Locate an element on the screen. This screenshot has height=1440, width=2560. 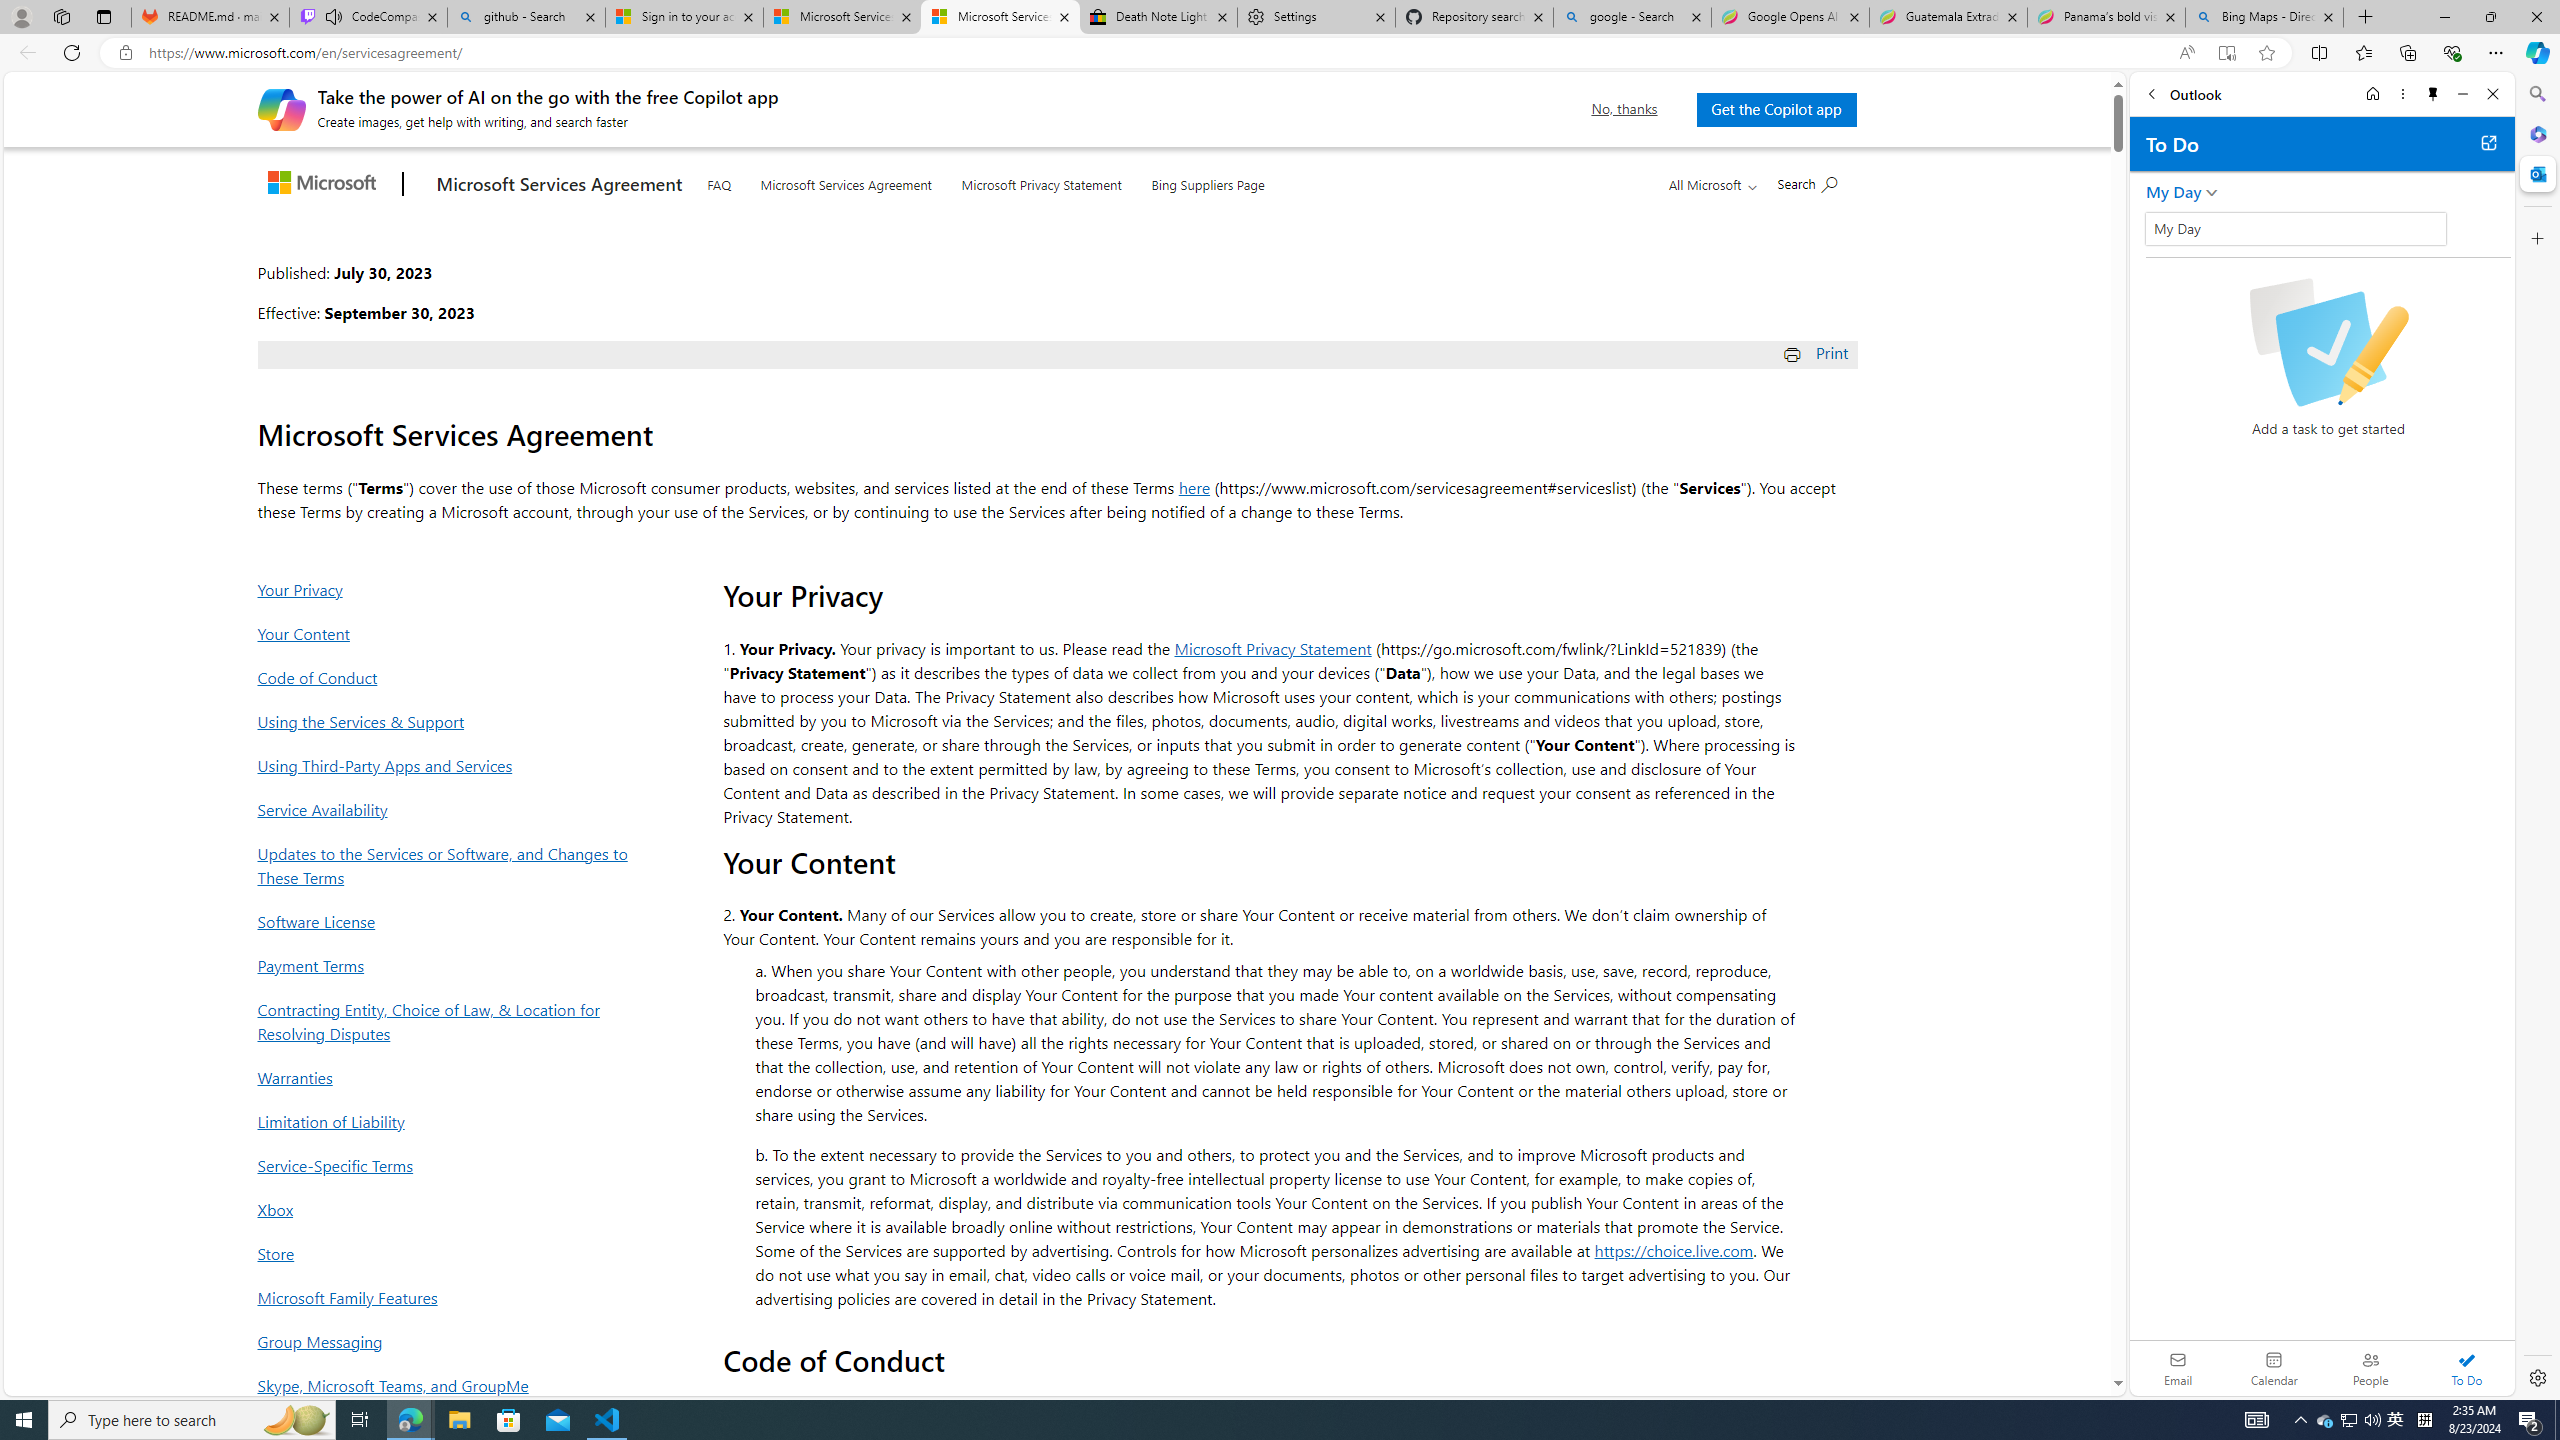
'Microsoft Privacy Statement' is located at coordinates (1039, 180).